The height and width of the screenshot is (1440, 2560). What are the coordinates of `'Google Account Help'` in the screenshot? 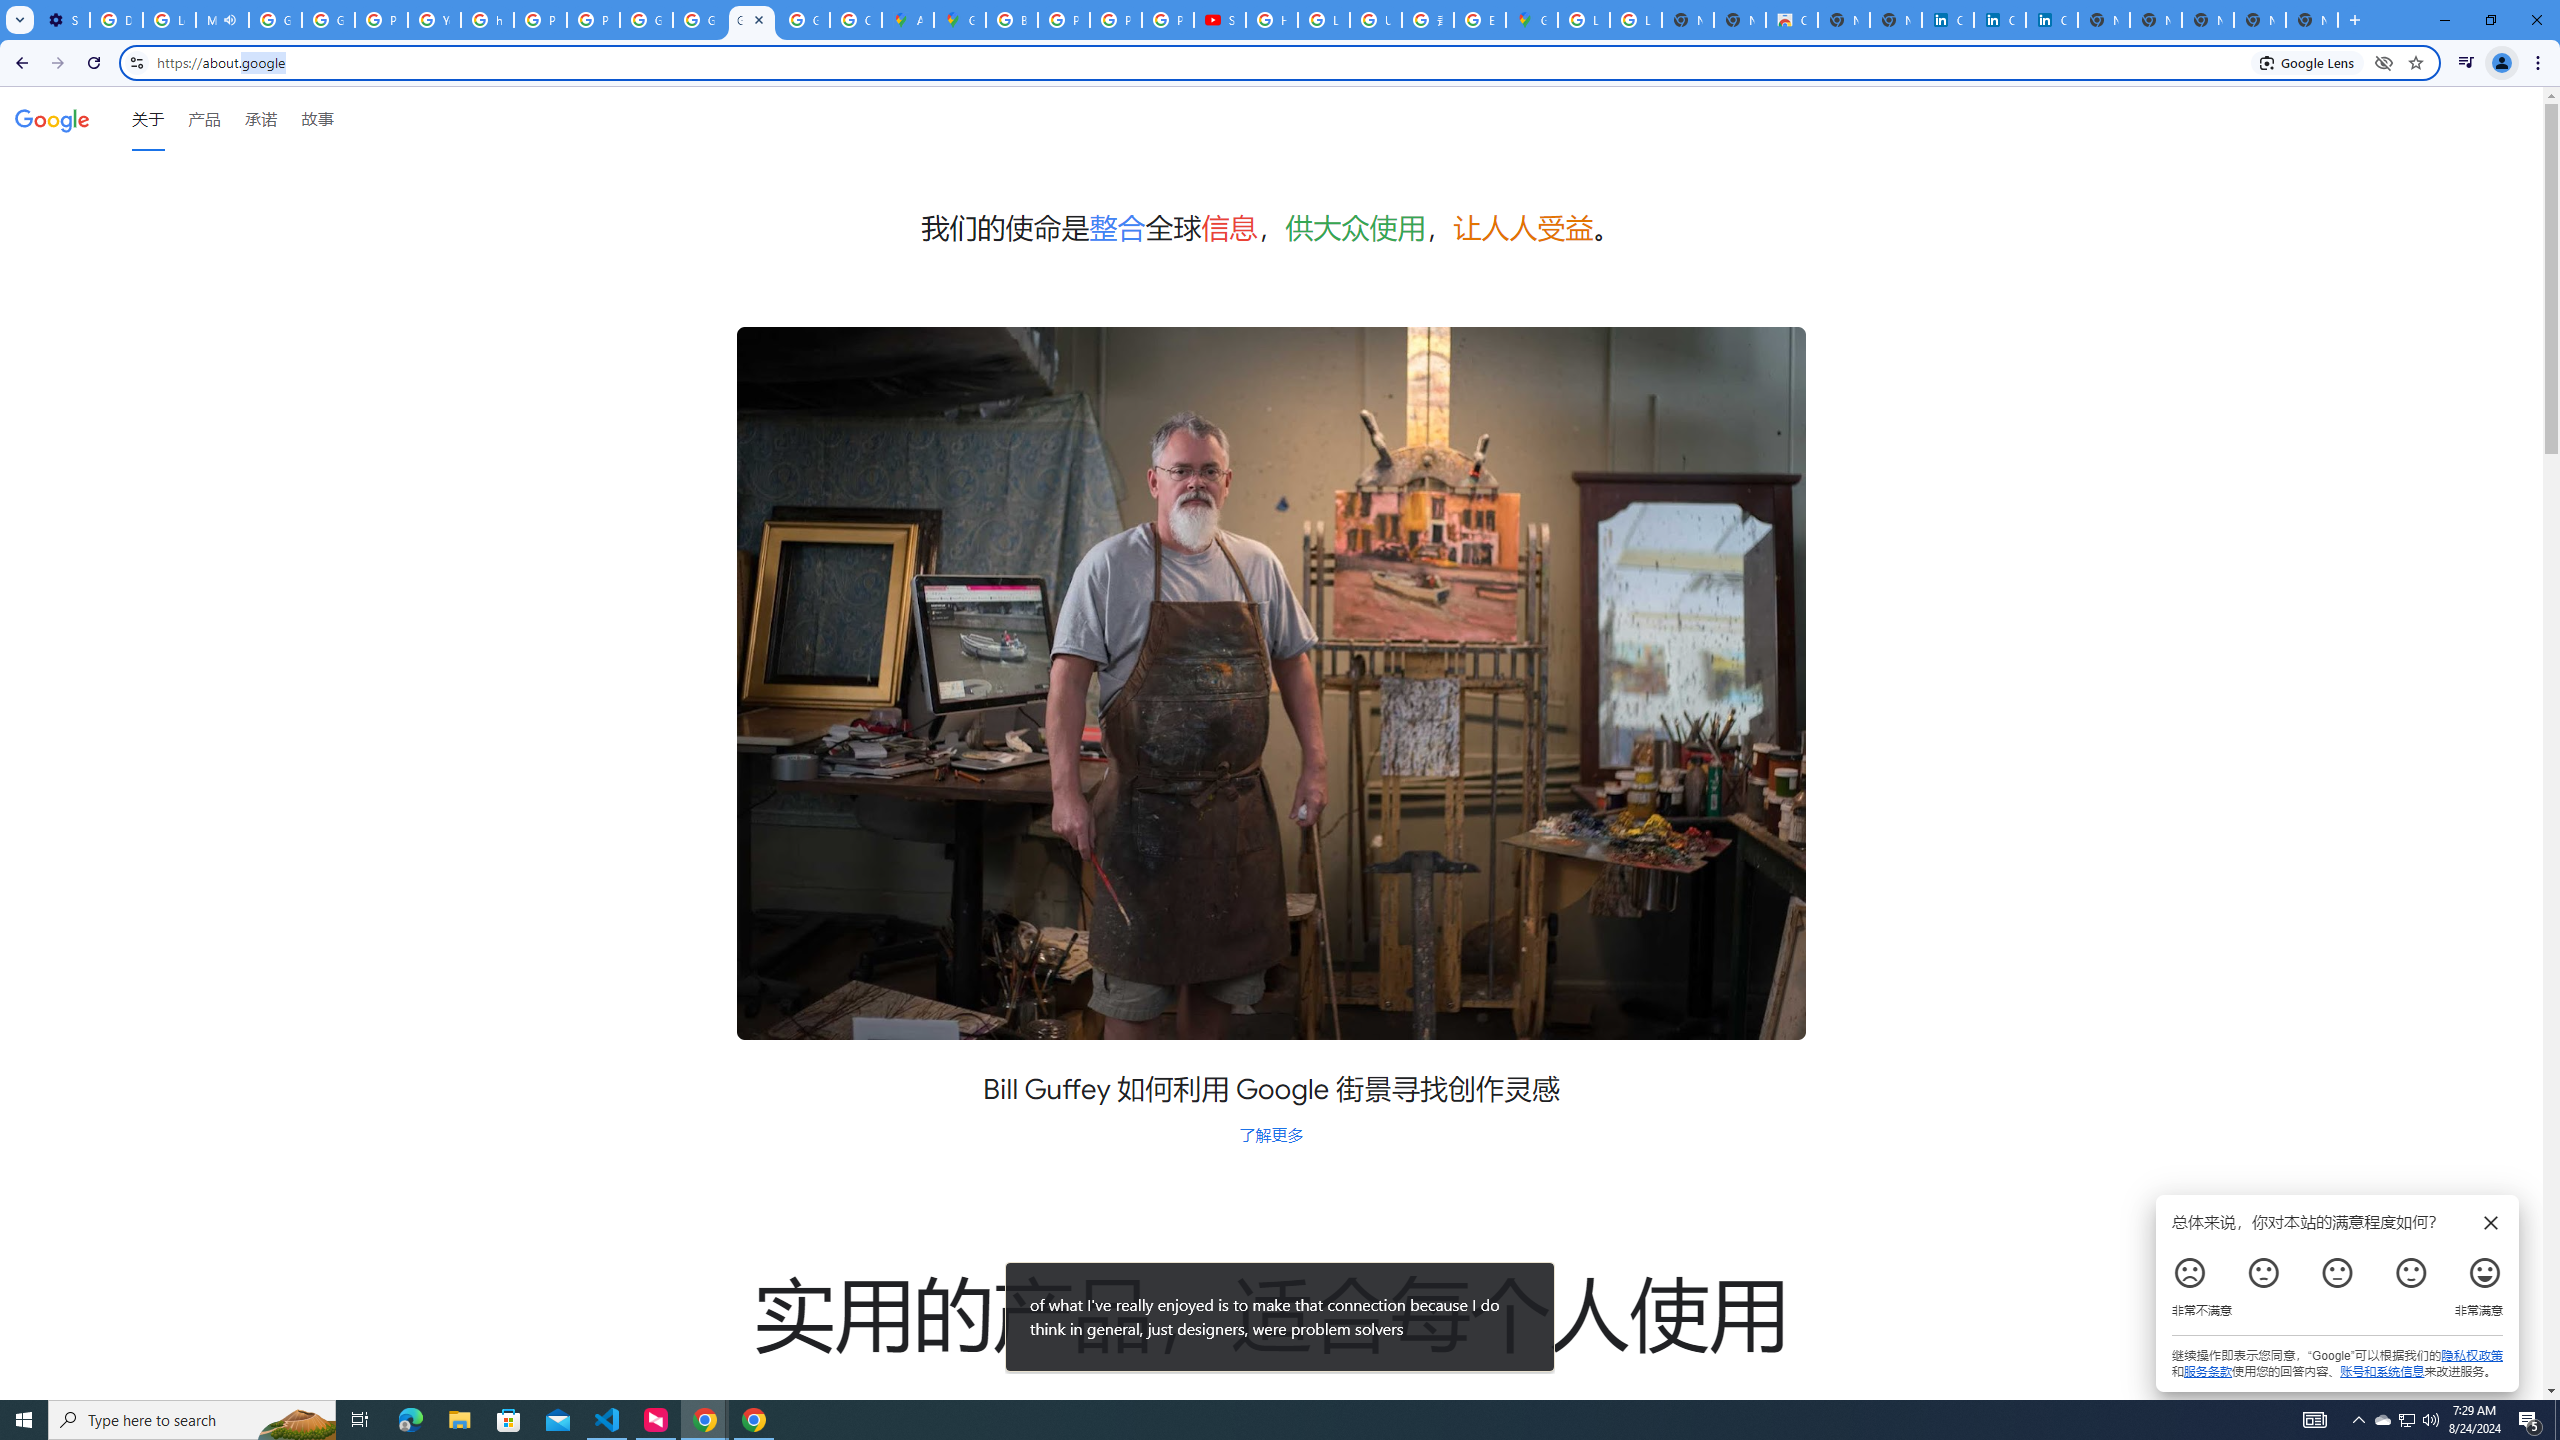 It's located at (274, 19).